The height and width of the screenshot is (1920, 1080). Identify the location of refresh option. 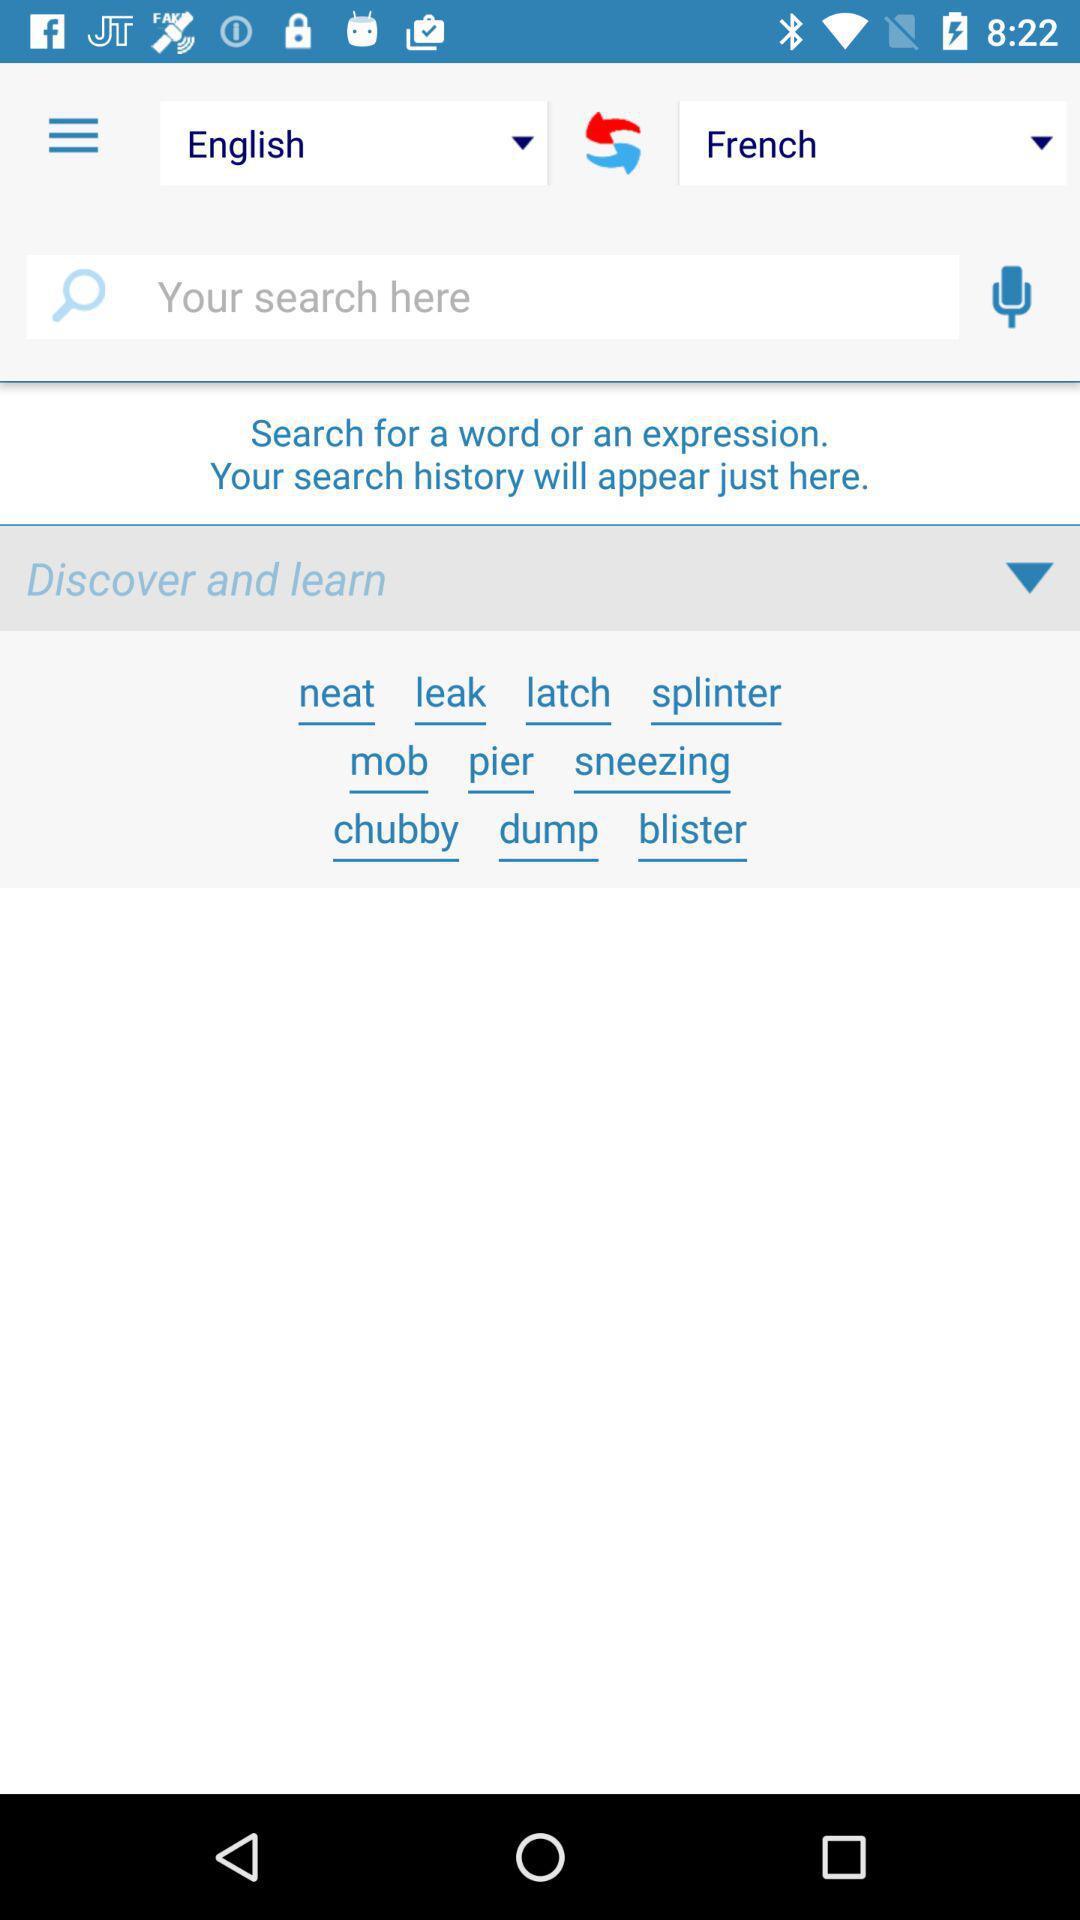
(612, 142).